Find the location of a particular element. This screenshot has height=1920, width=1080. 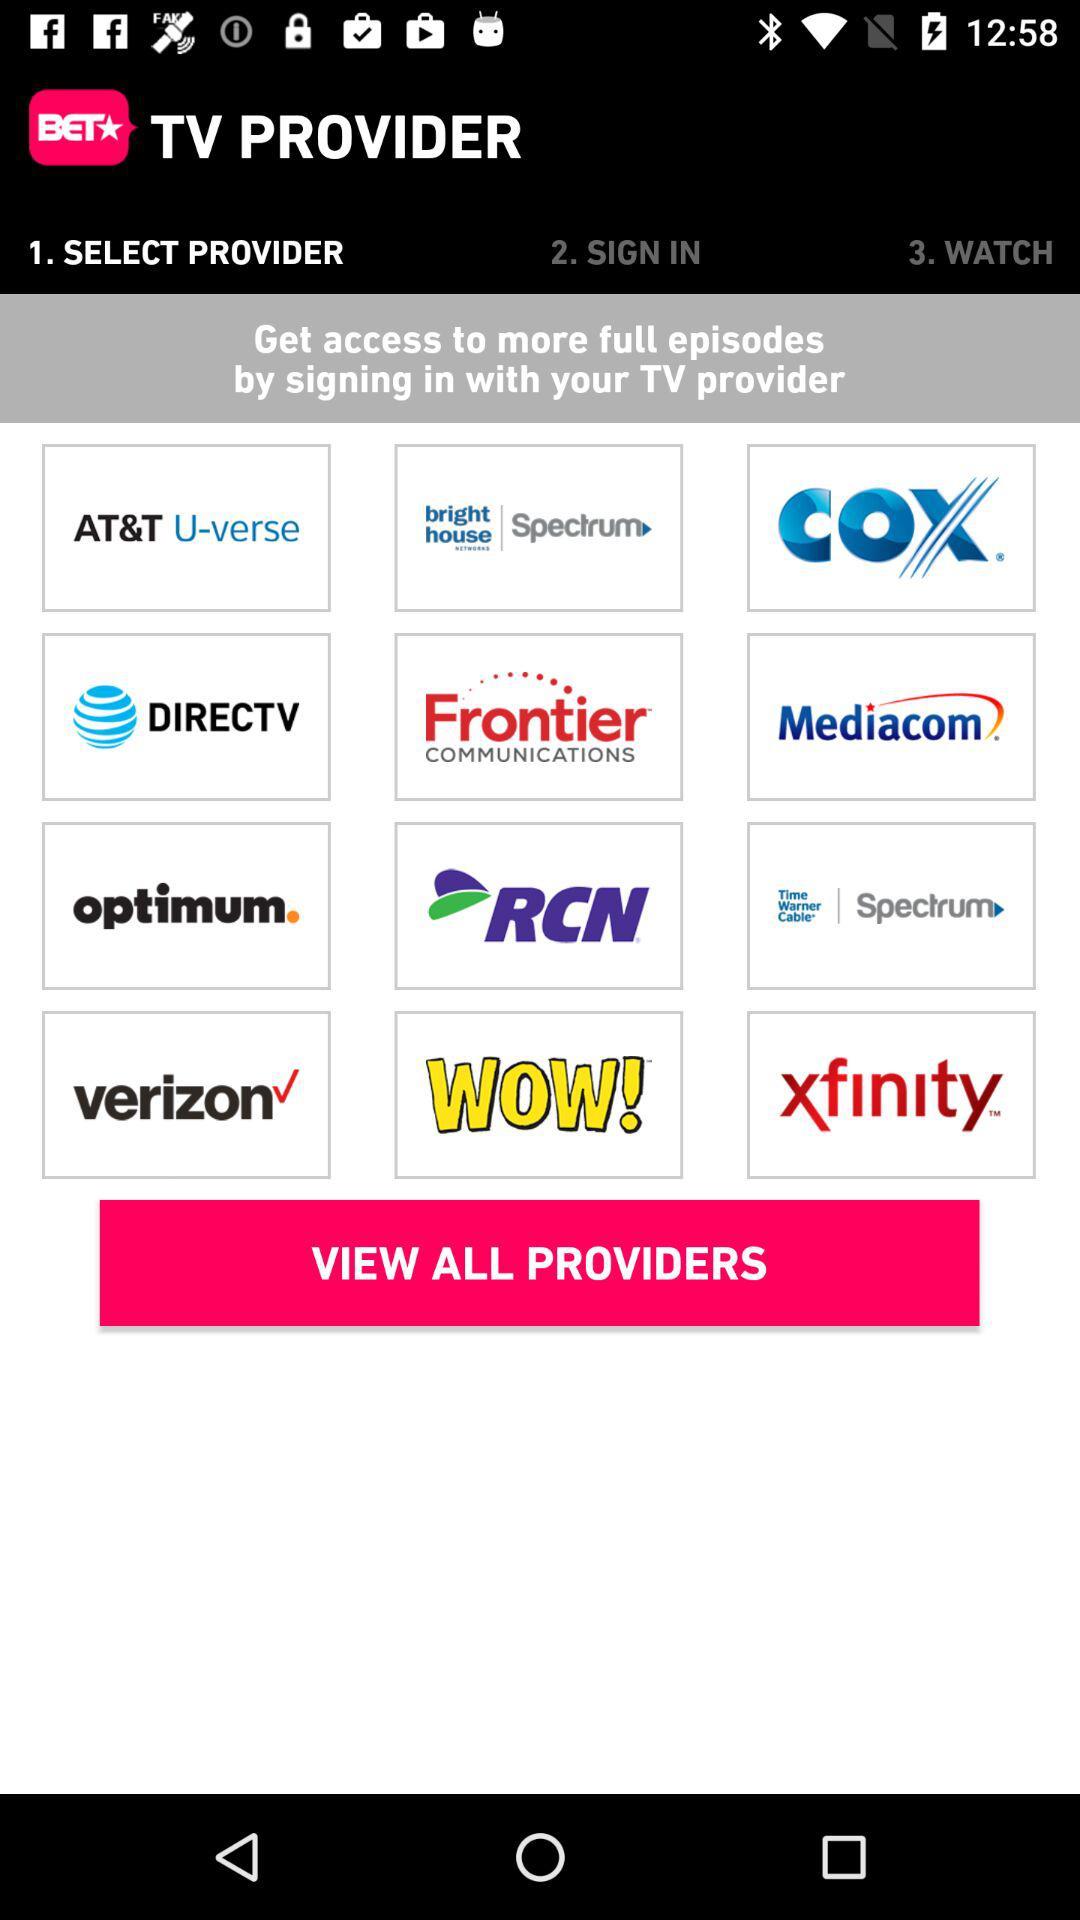

the item to the left of the tv provider is located at coordinates (73, 135).